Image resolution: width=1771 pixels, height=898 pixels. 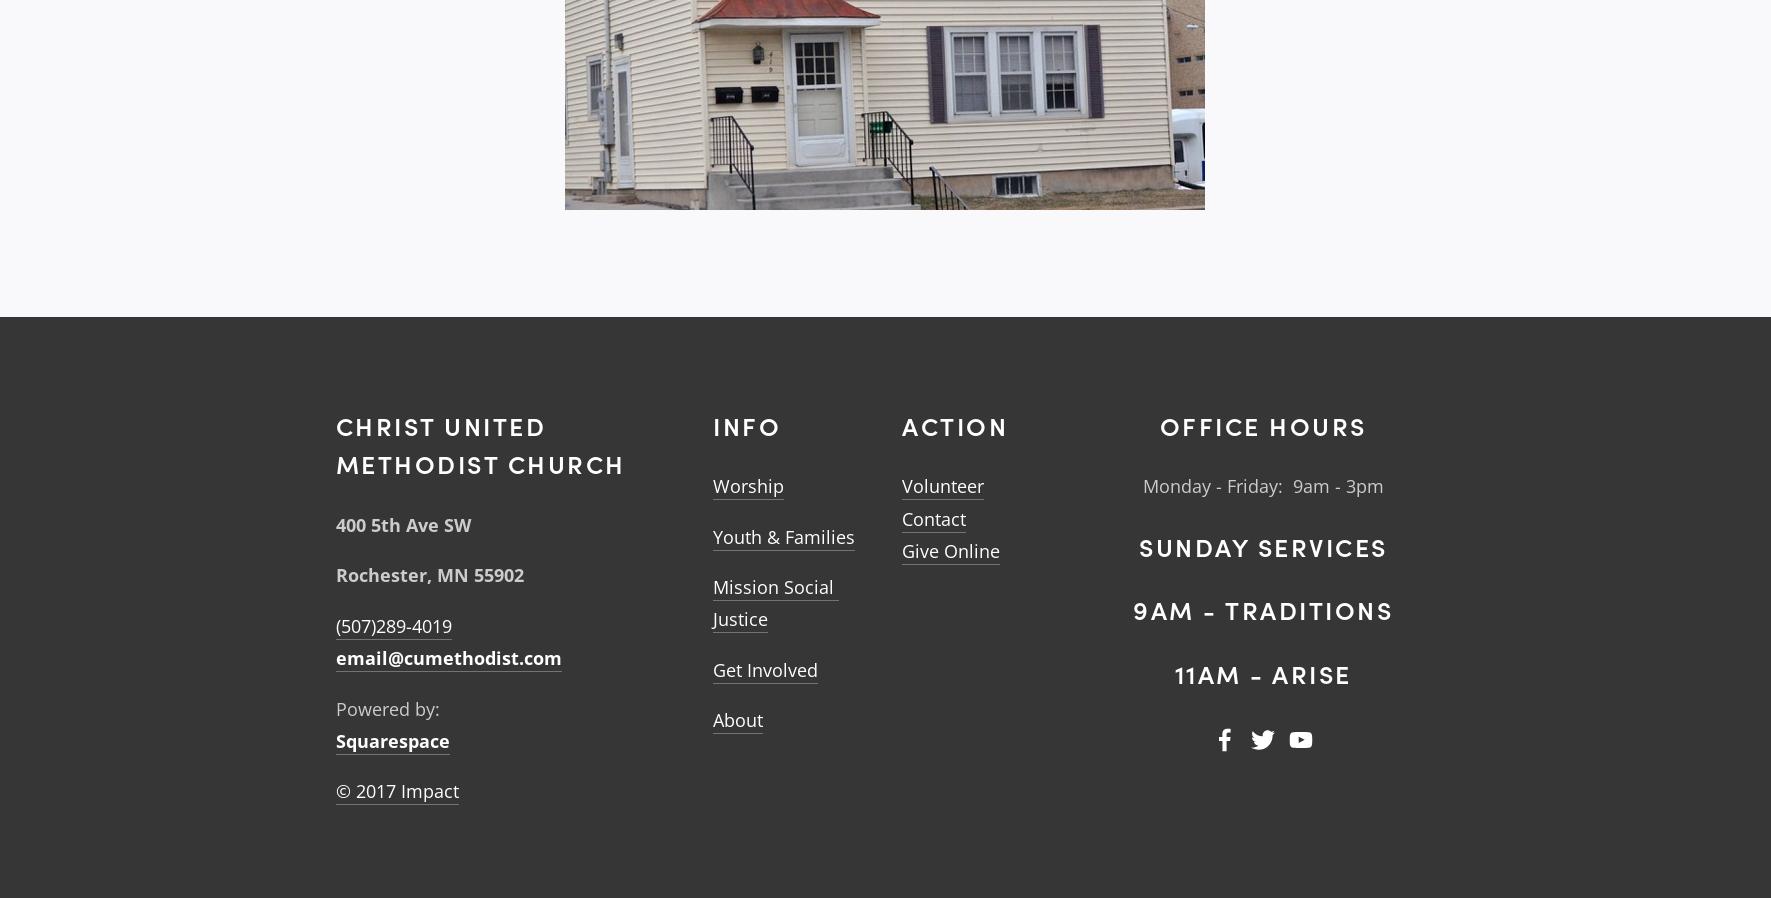 What do you see at coordinates (334, 707) in the screenshot?
I see `'Powered by:'` at bounding box center [334, 707].